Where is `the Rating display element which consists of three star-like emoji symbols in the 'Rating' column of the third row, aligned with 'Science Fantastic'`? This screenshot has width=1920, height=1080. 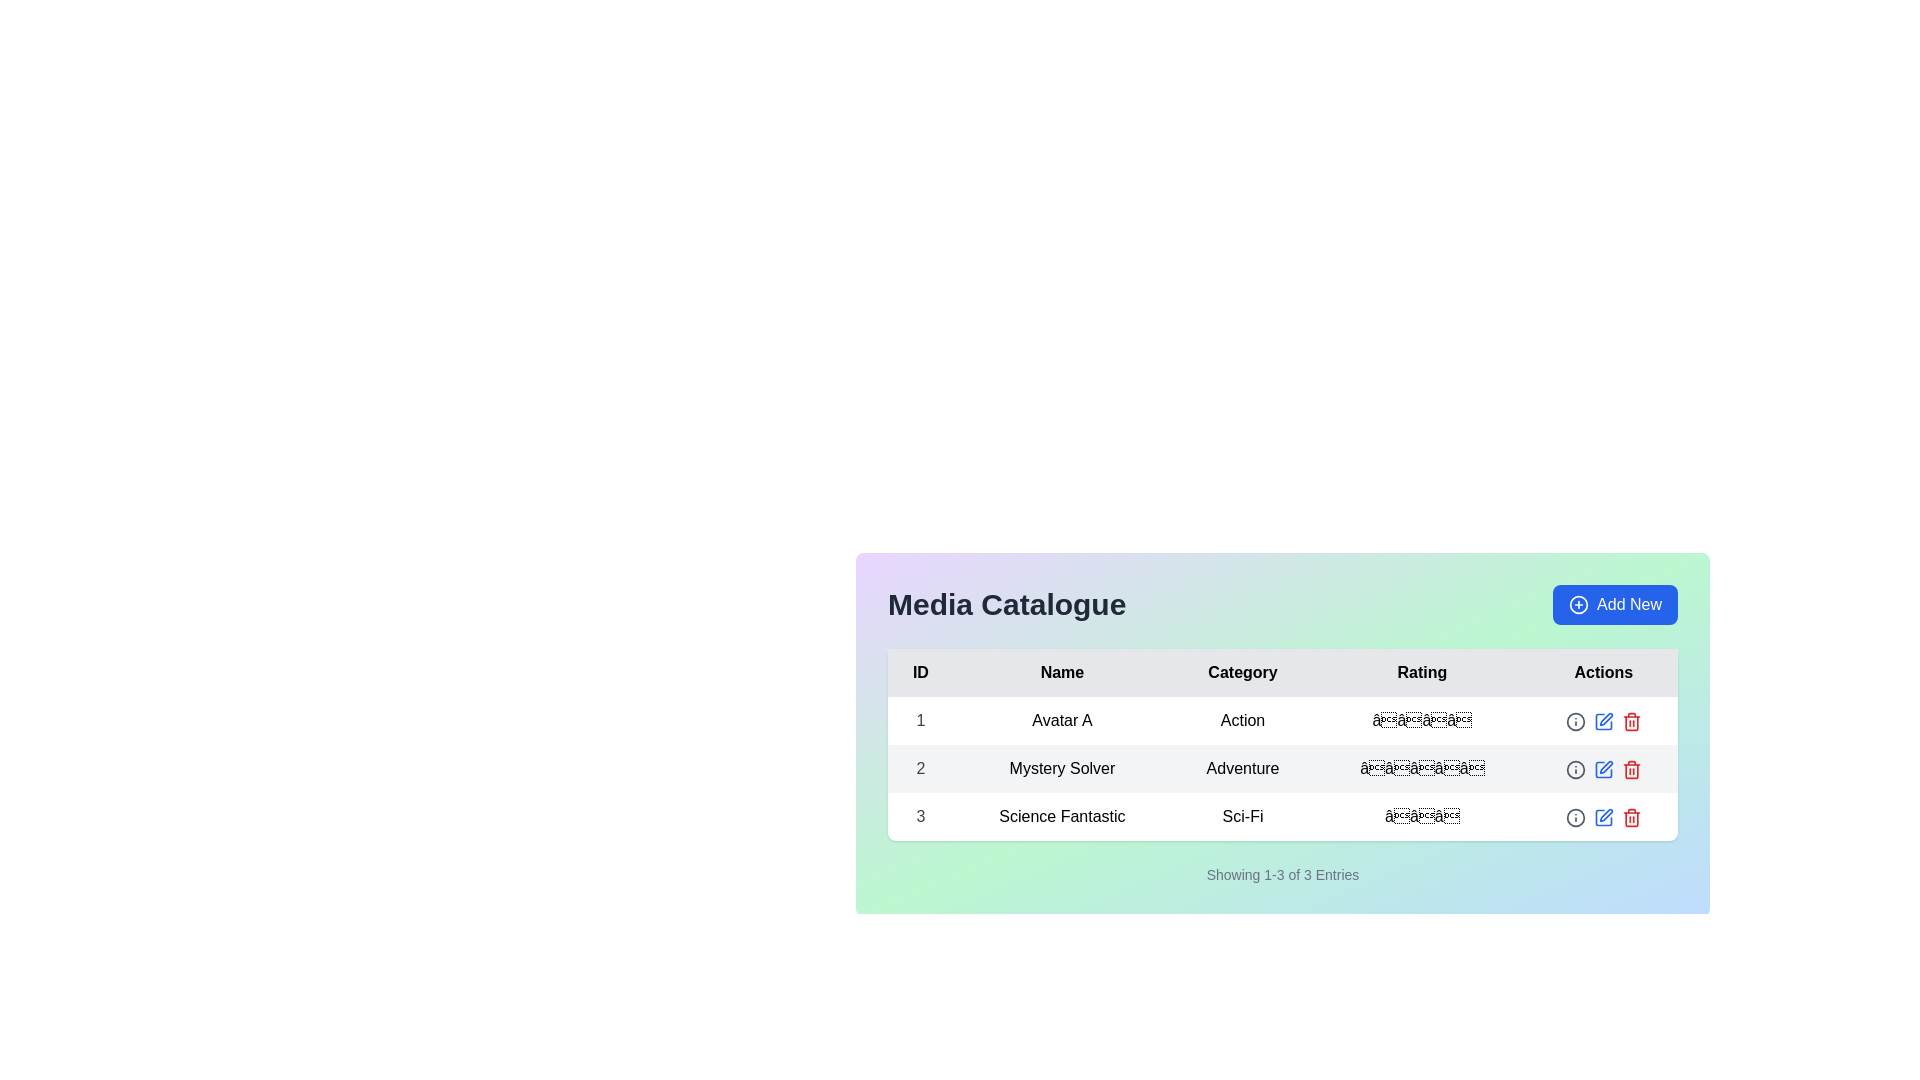
the Rating display element which consists of three star-like emoji symbols in the 'Rating' column of the third row, aligned with 'Science Fantastic' is located at coordinates (1421, 817).